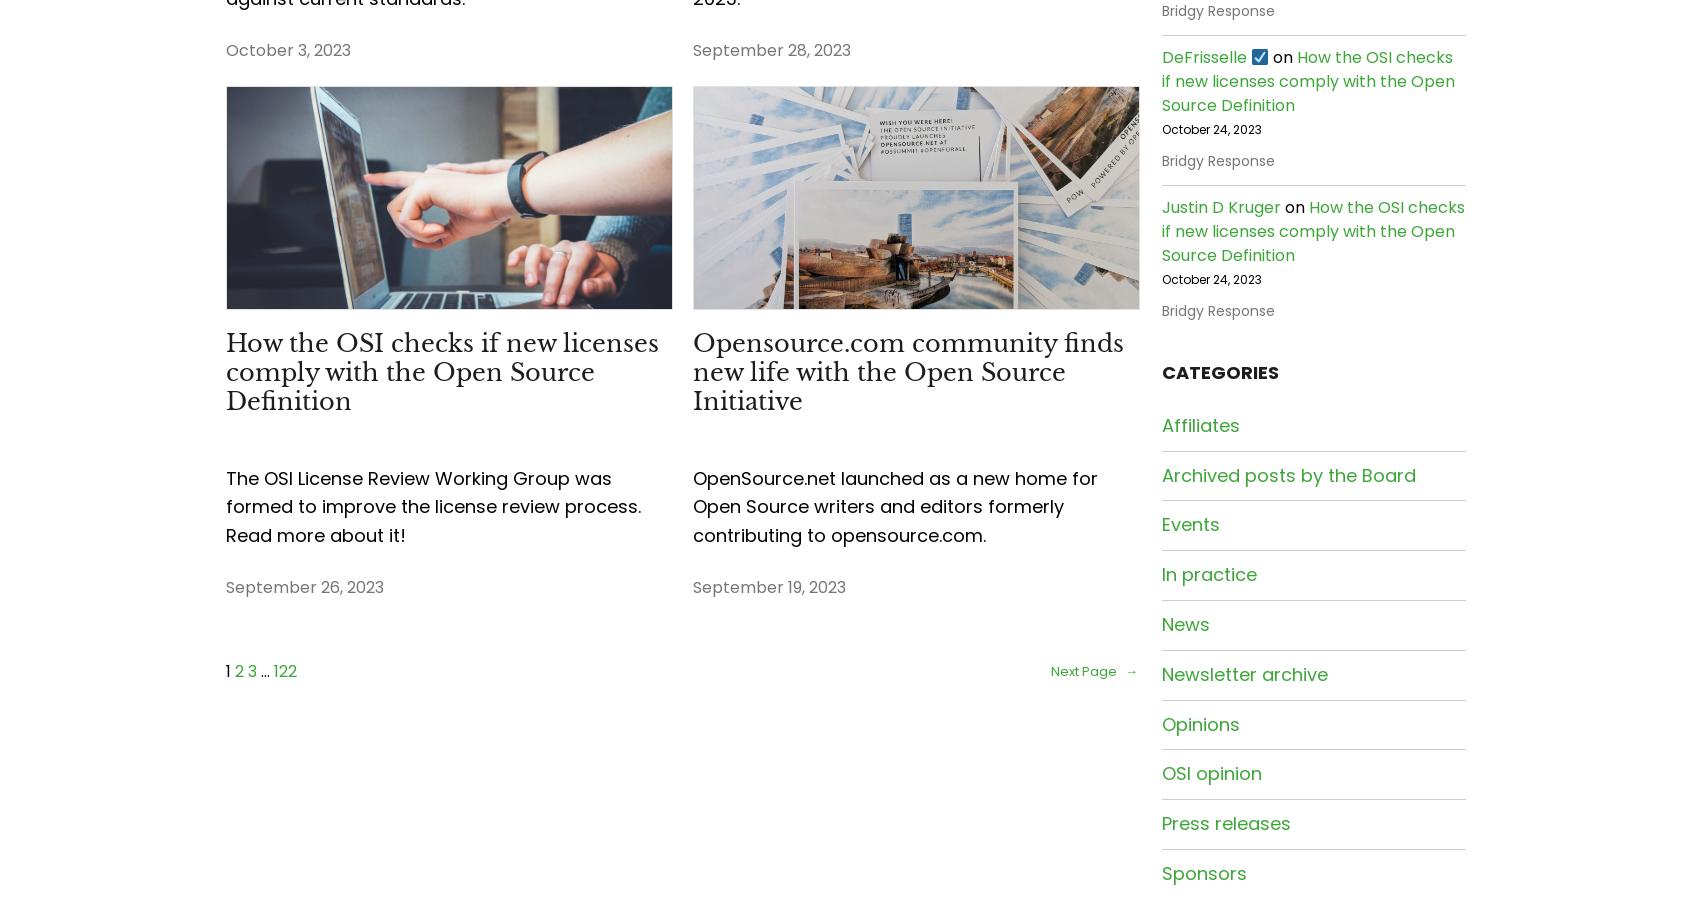 This screenshot has height=924, width=1692. I want to click on 'Newsletter archive', so click(1244, 673).